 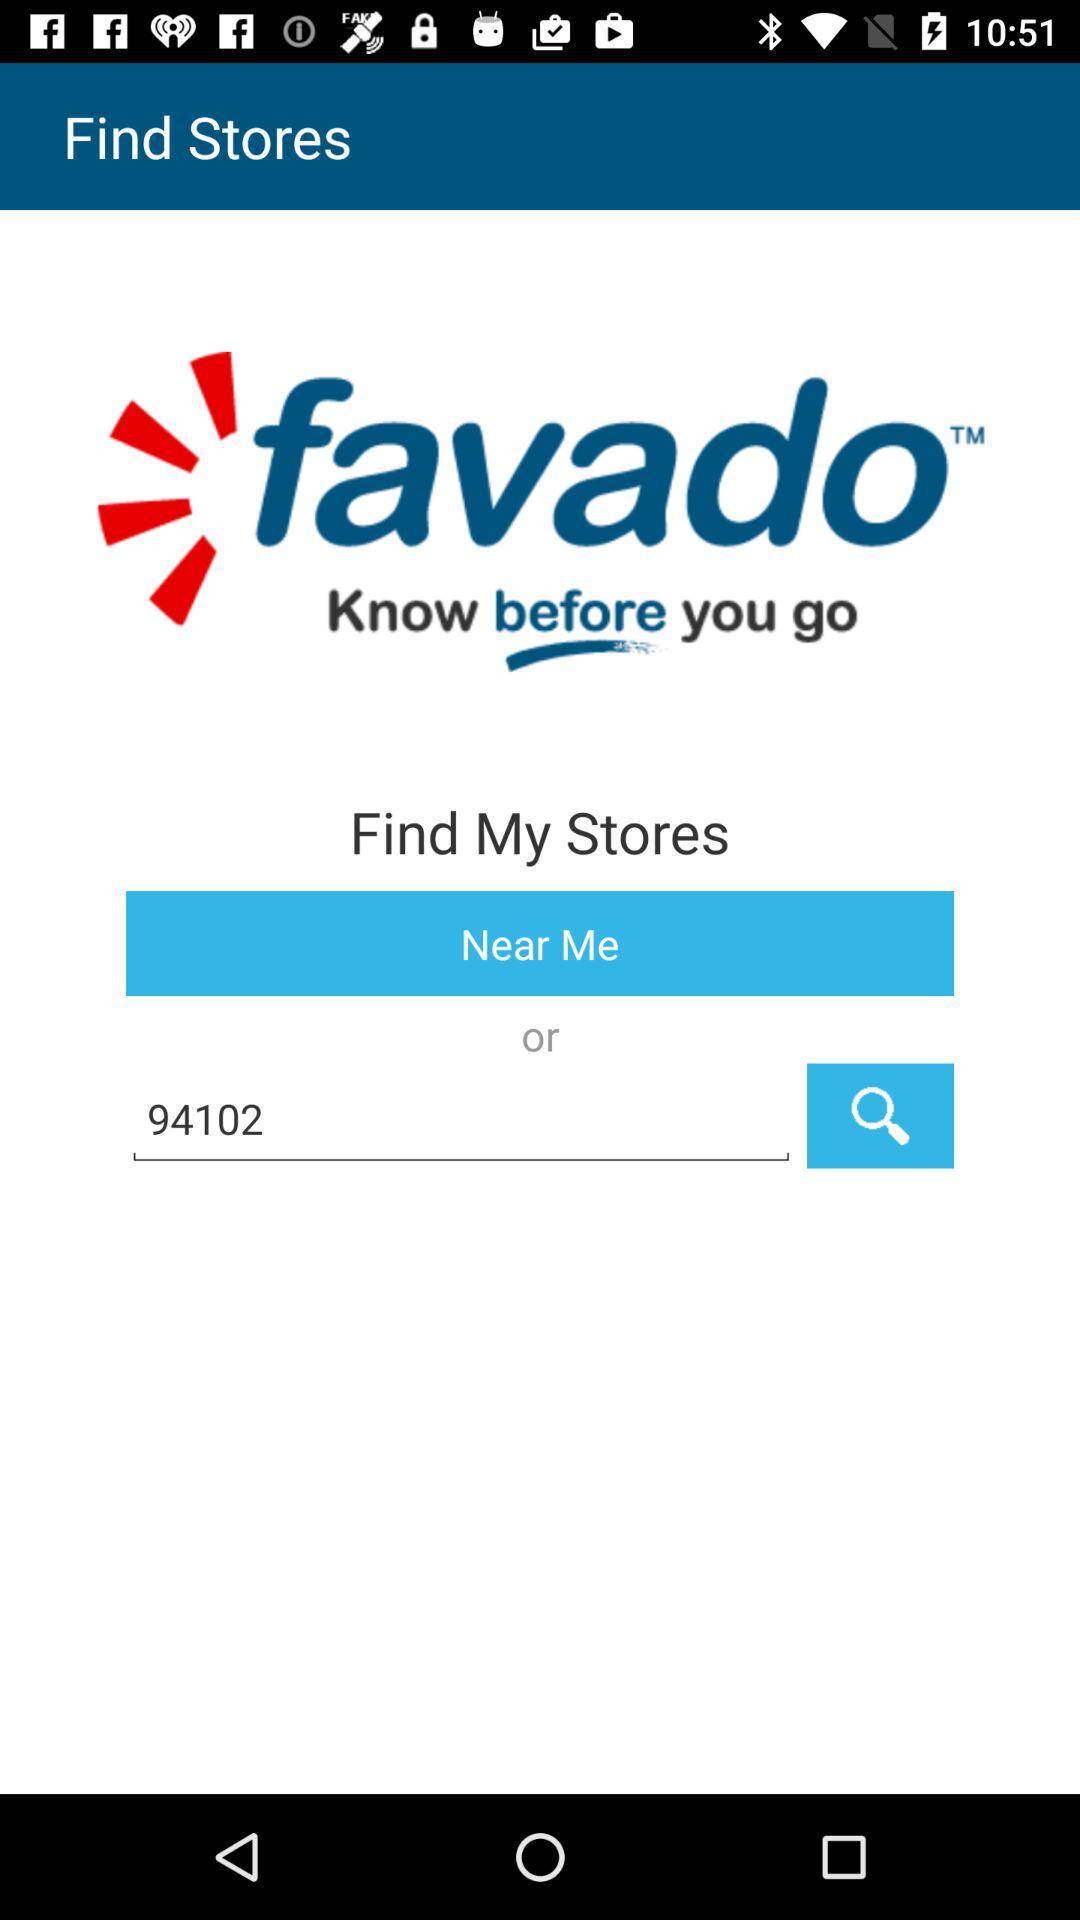 I want to click on item below the or, so click(x=879, y=1115).